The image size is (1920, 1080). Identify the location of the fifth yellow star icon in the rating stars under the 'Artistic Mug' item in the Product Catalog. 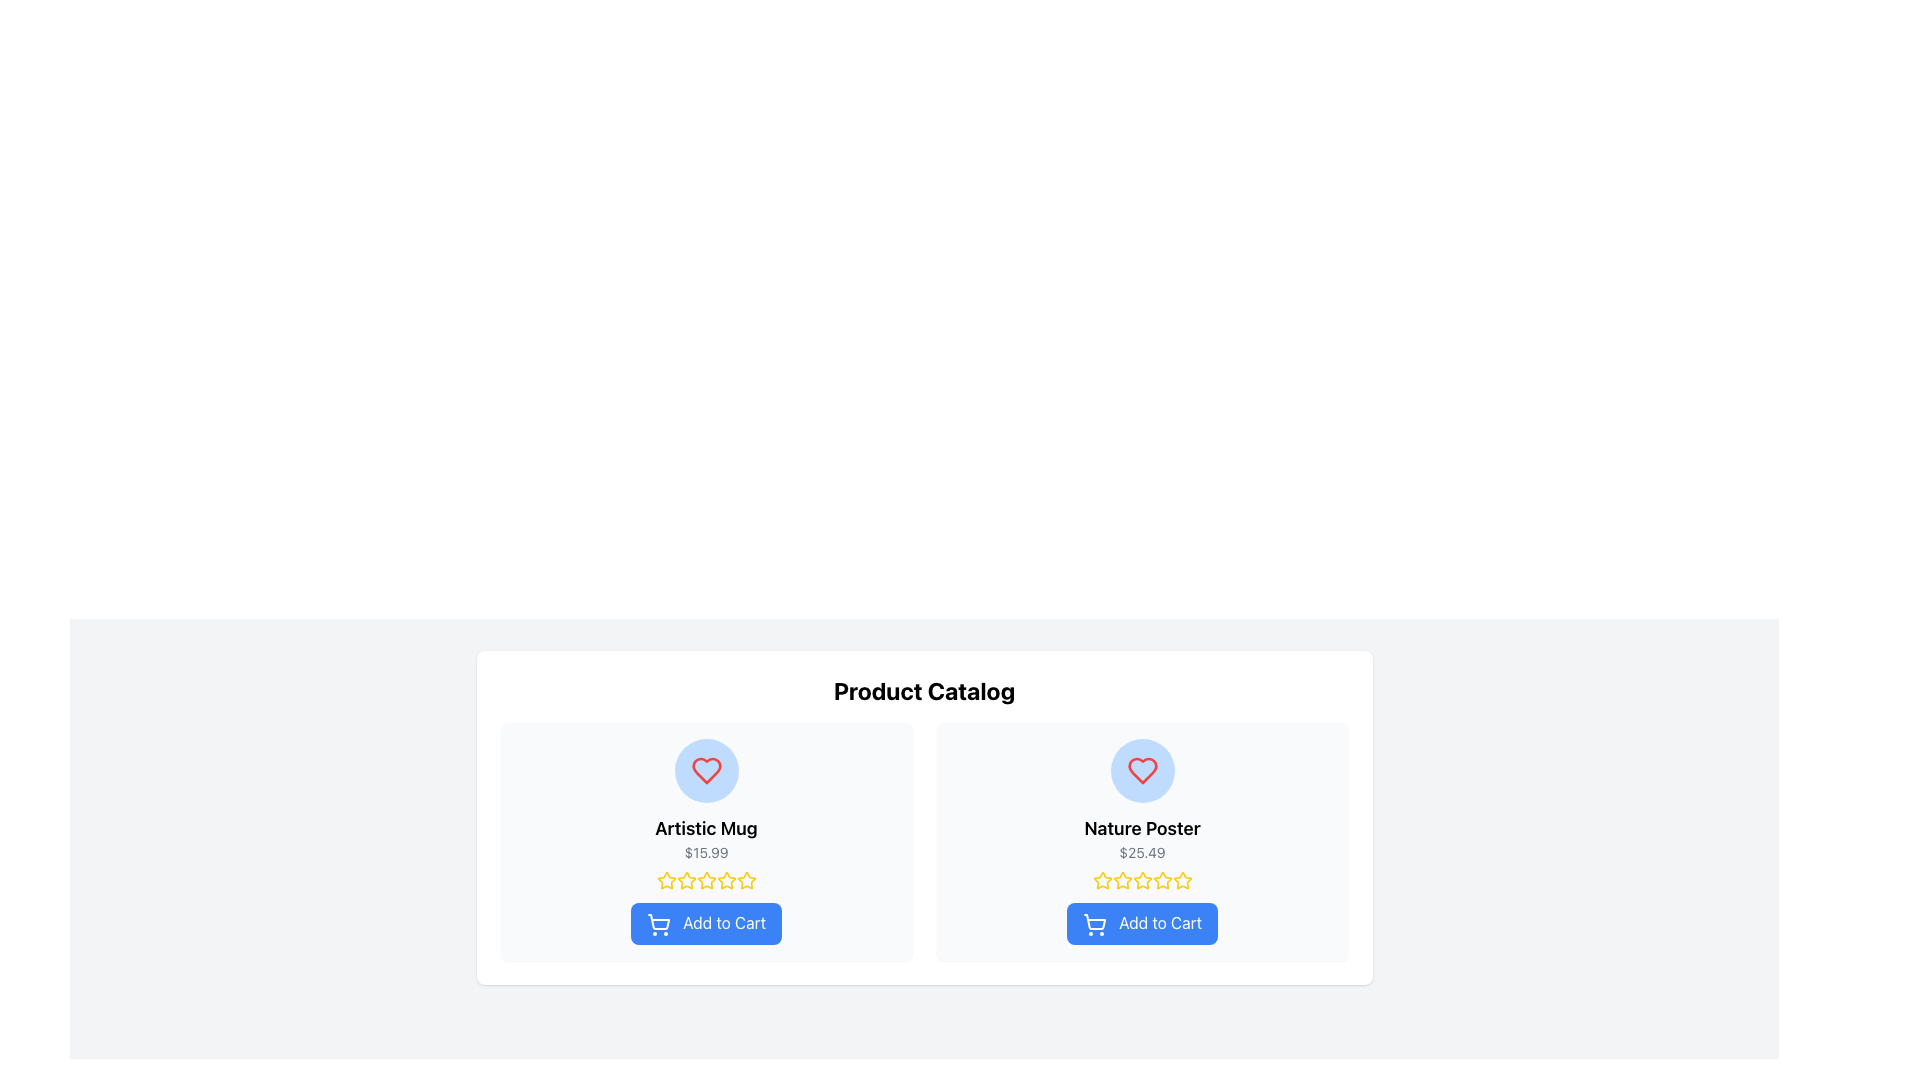
(745, 879).